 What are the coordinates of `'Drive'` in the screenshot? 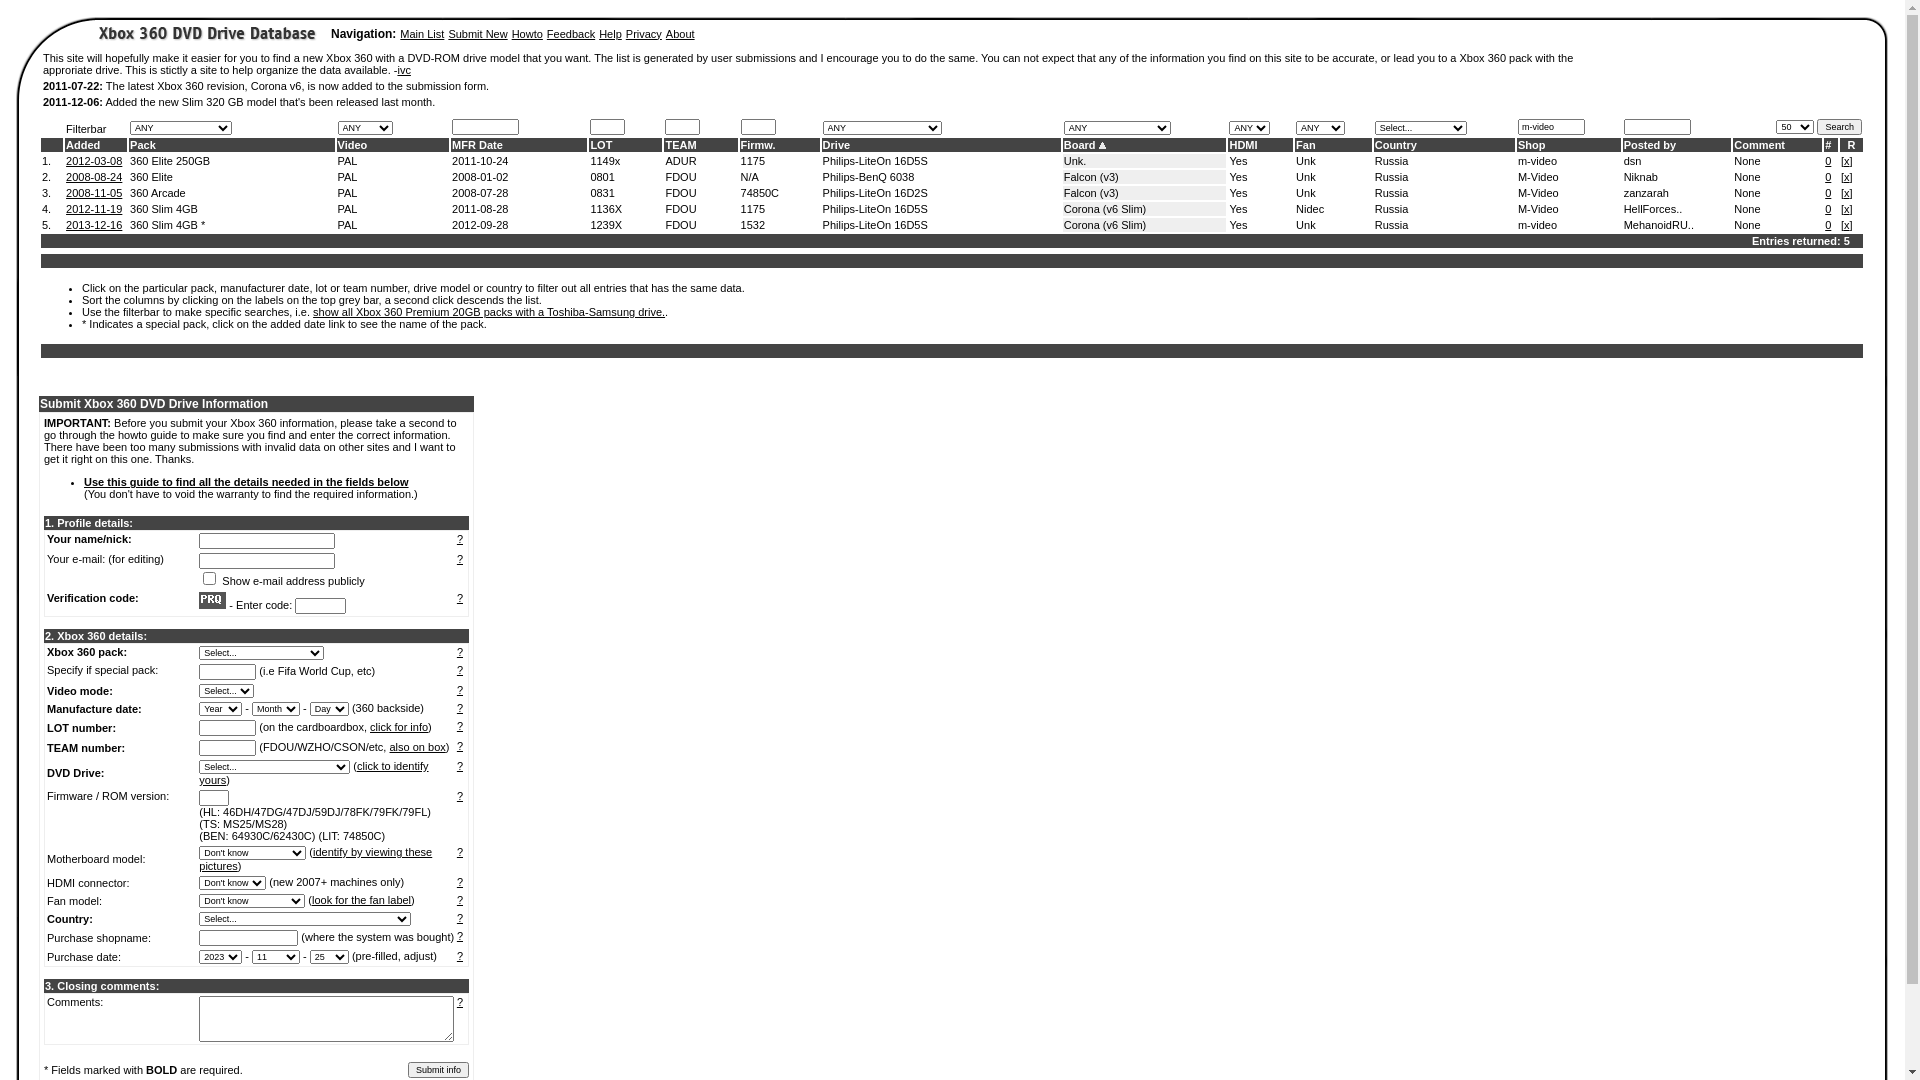 It's located at (836, 144).